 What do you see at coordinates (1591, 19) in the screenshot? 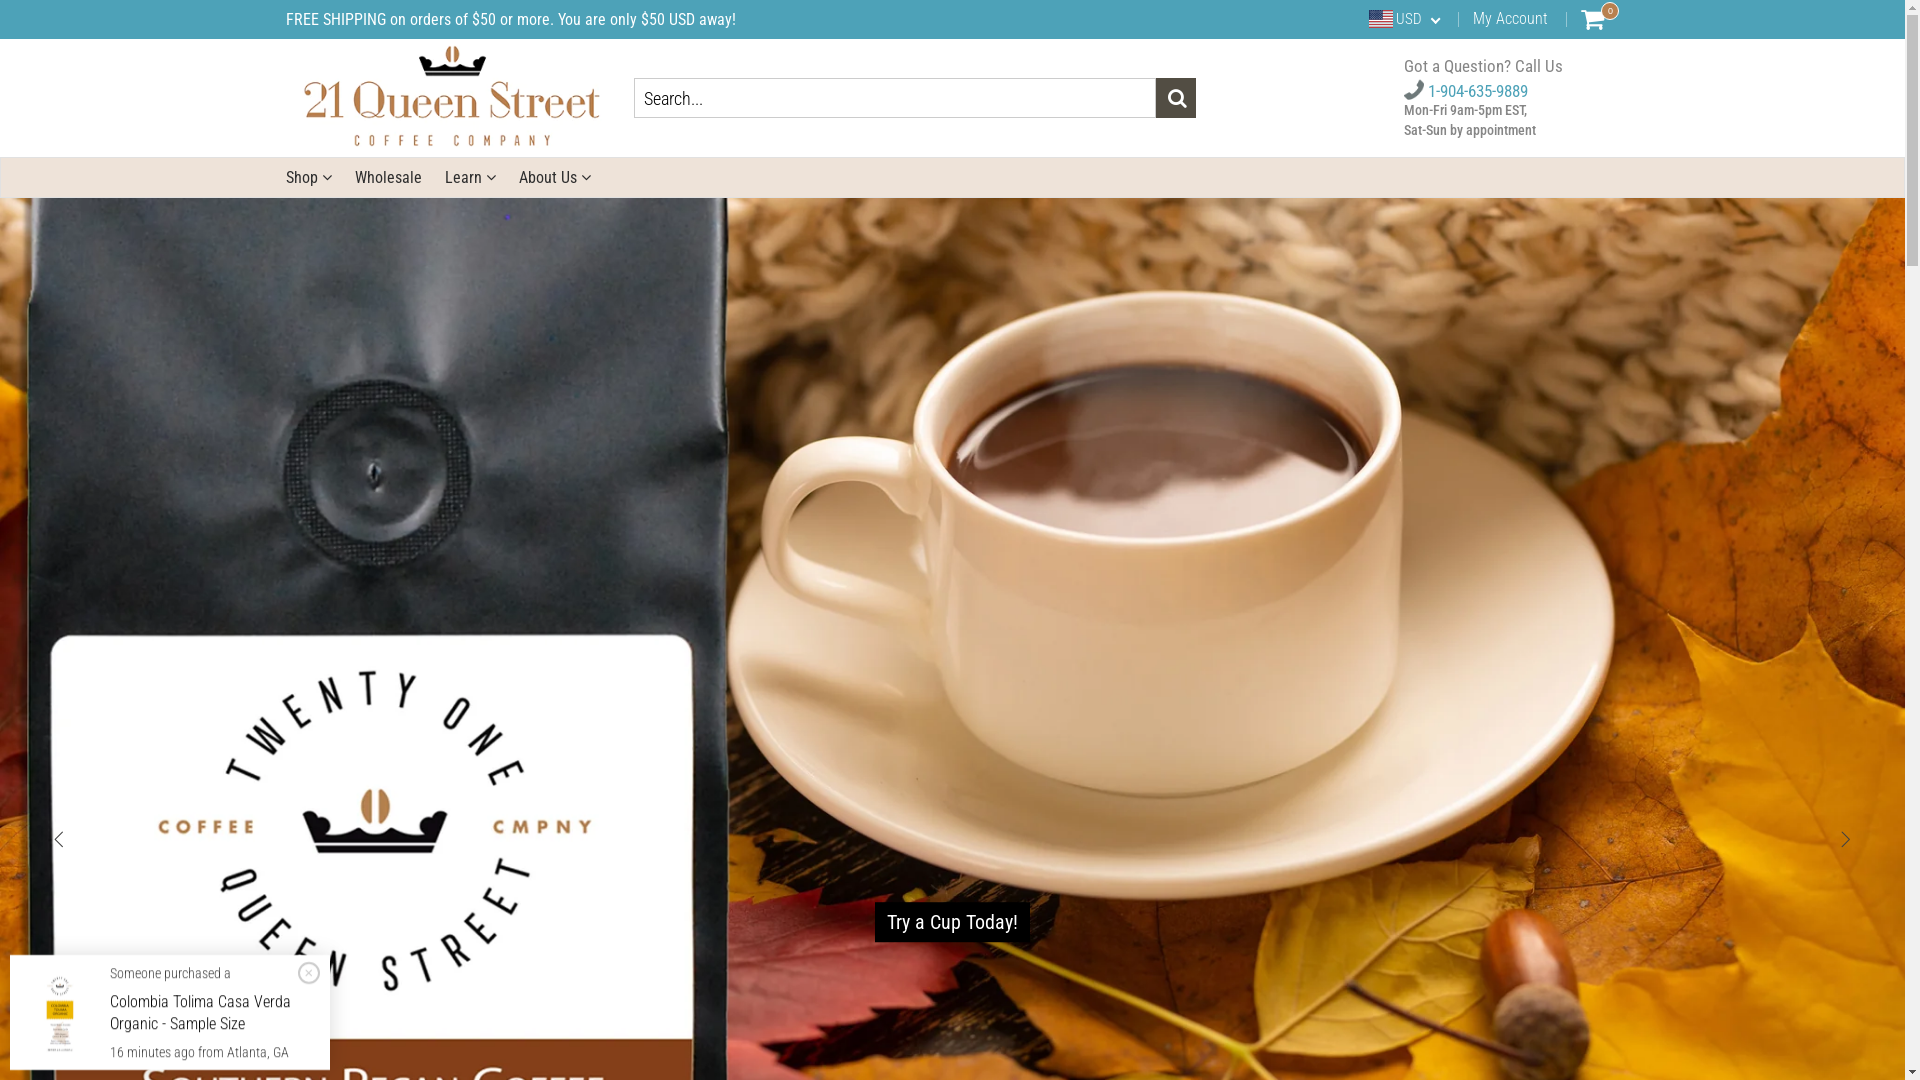
I see `'0'` at bounding box center [1591, 19].